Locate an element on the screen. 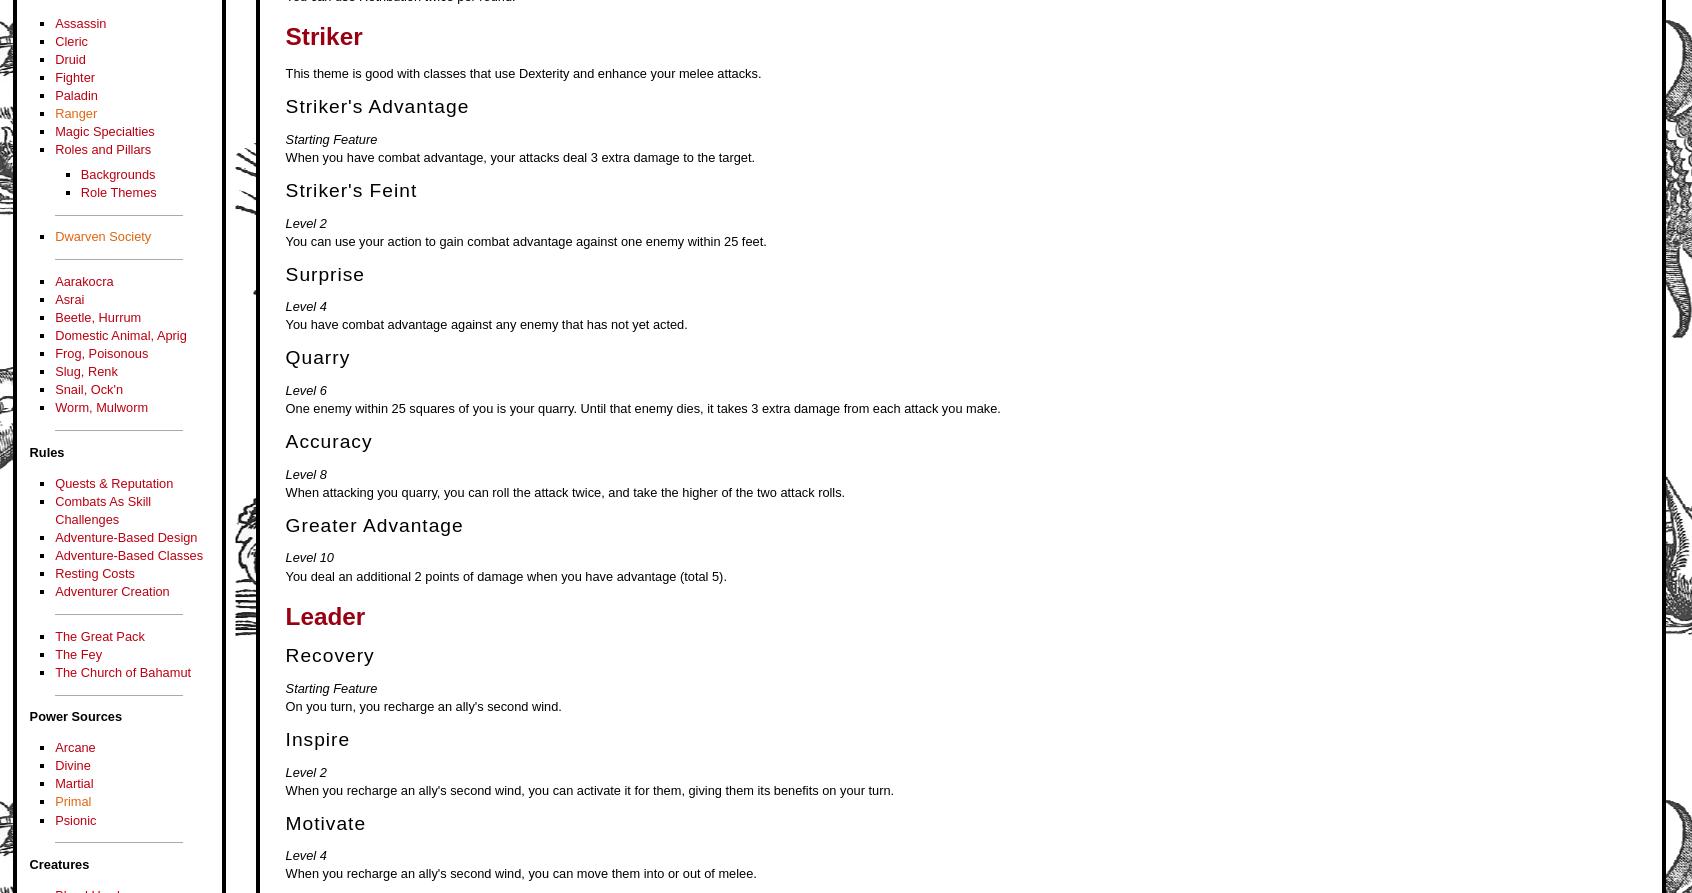 The image size is (1692, 893). 'Level 6' is located at coordinates (304, 390).